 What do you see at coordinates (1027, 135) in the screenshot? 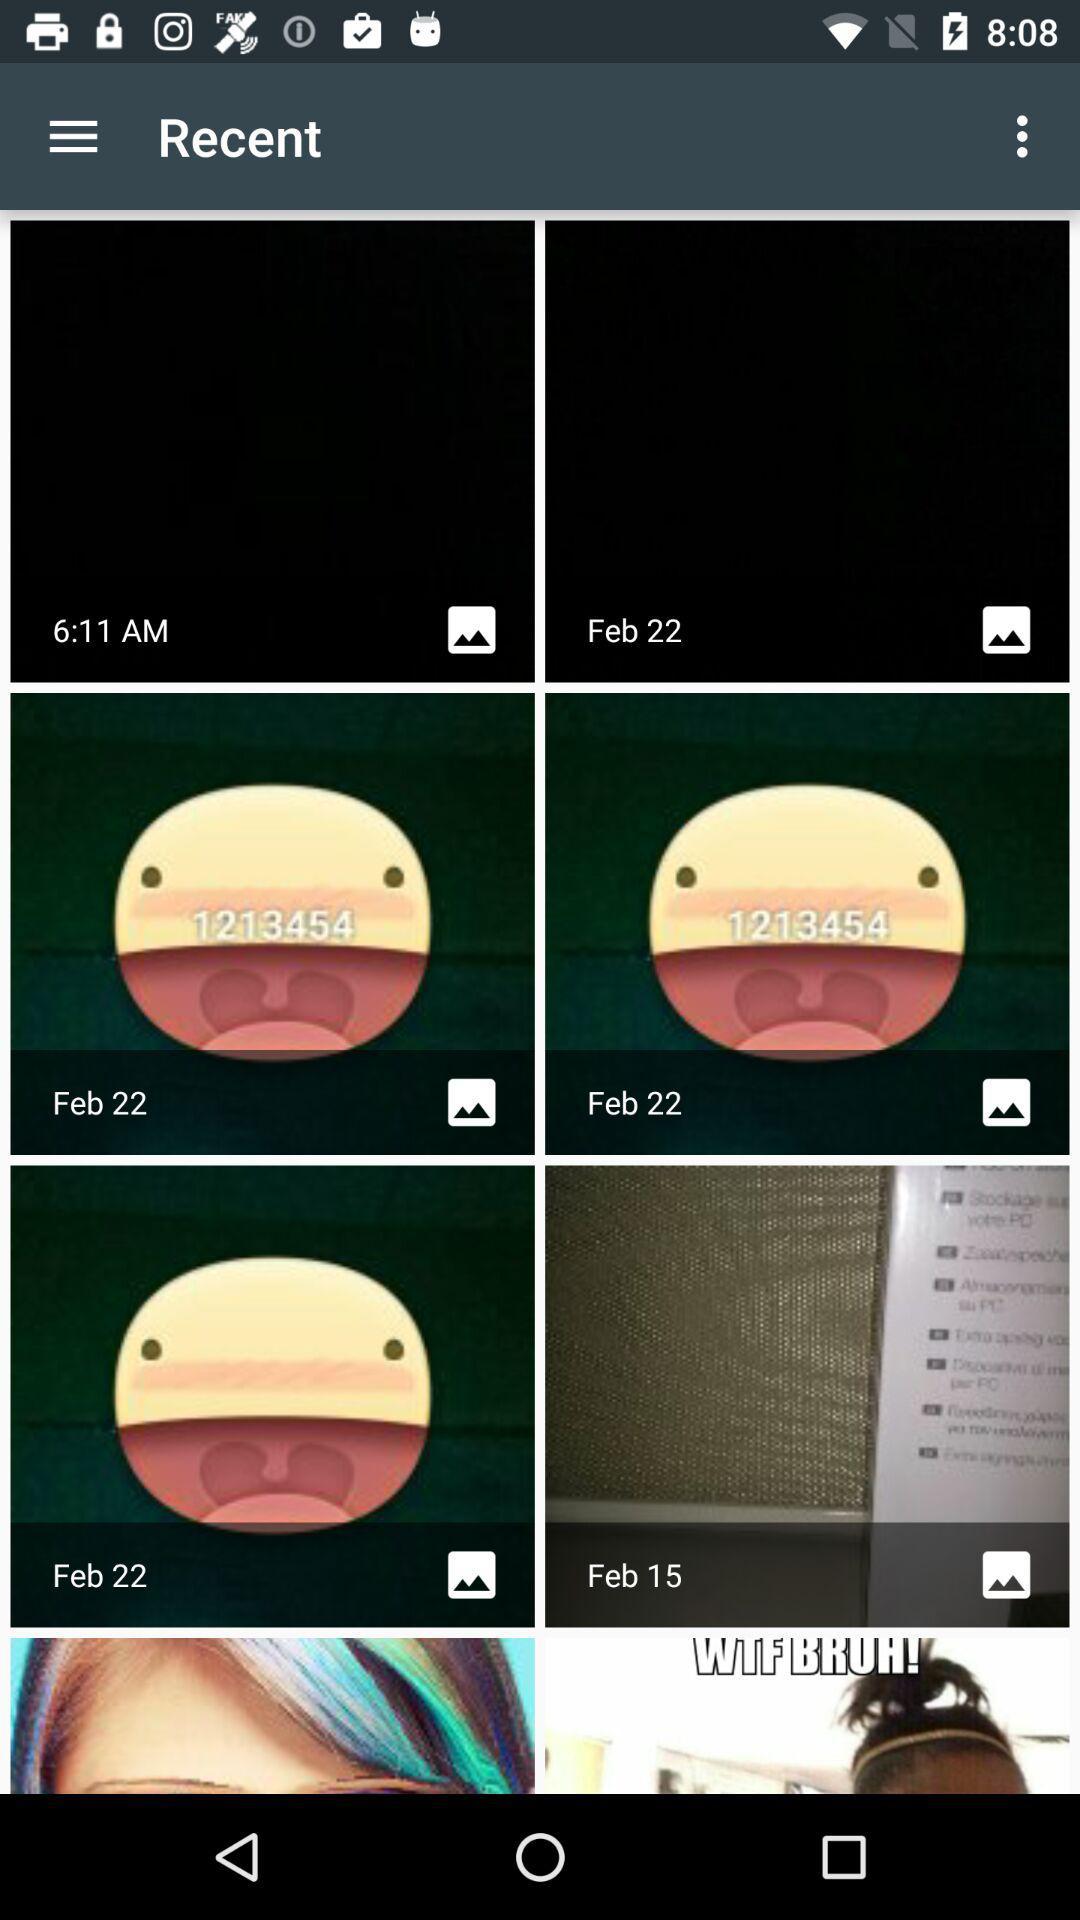
I see `the app to the right of recent app` at bounding box center [1027, 135].